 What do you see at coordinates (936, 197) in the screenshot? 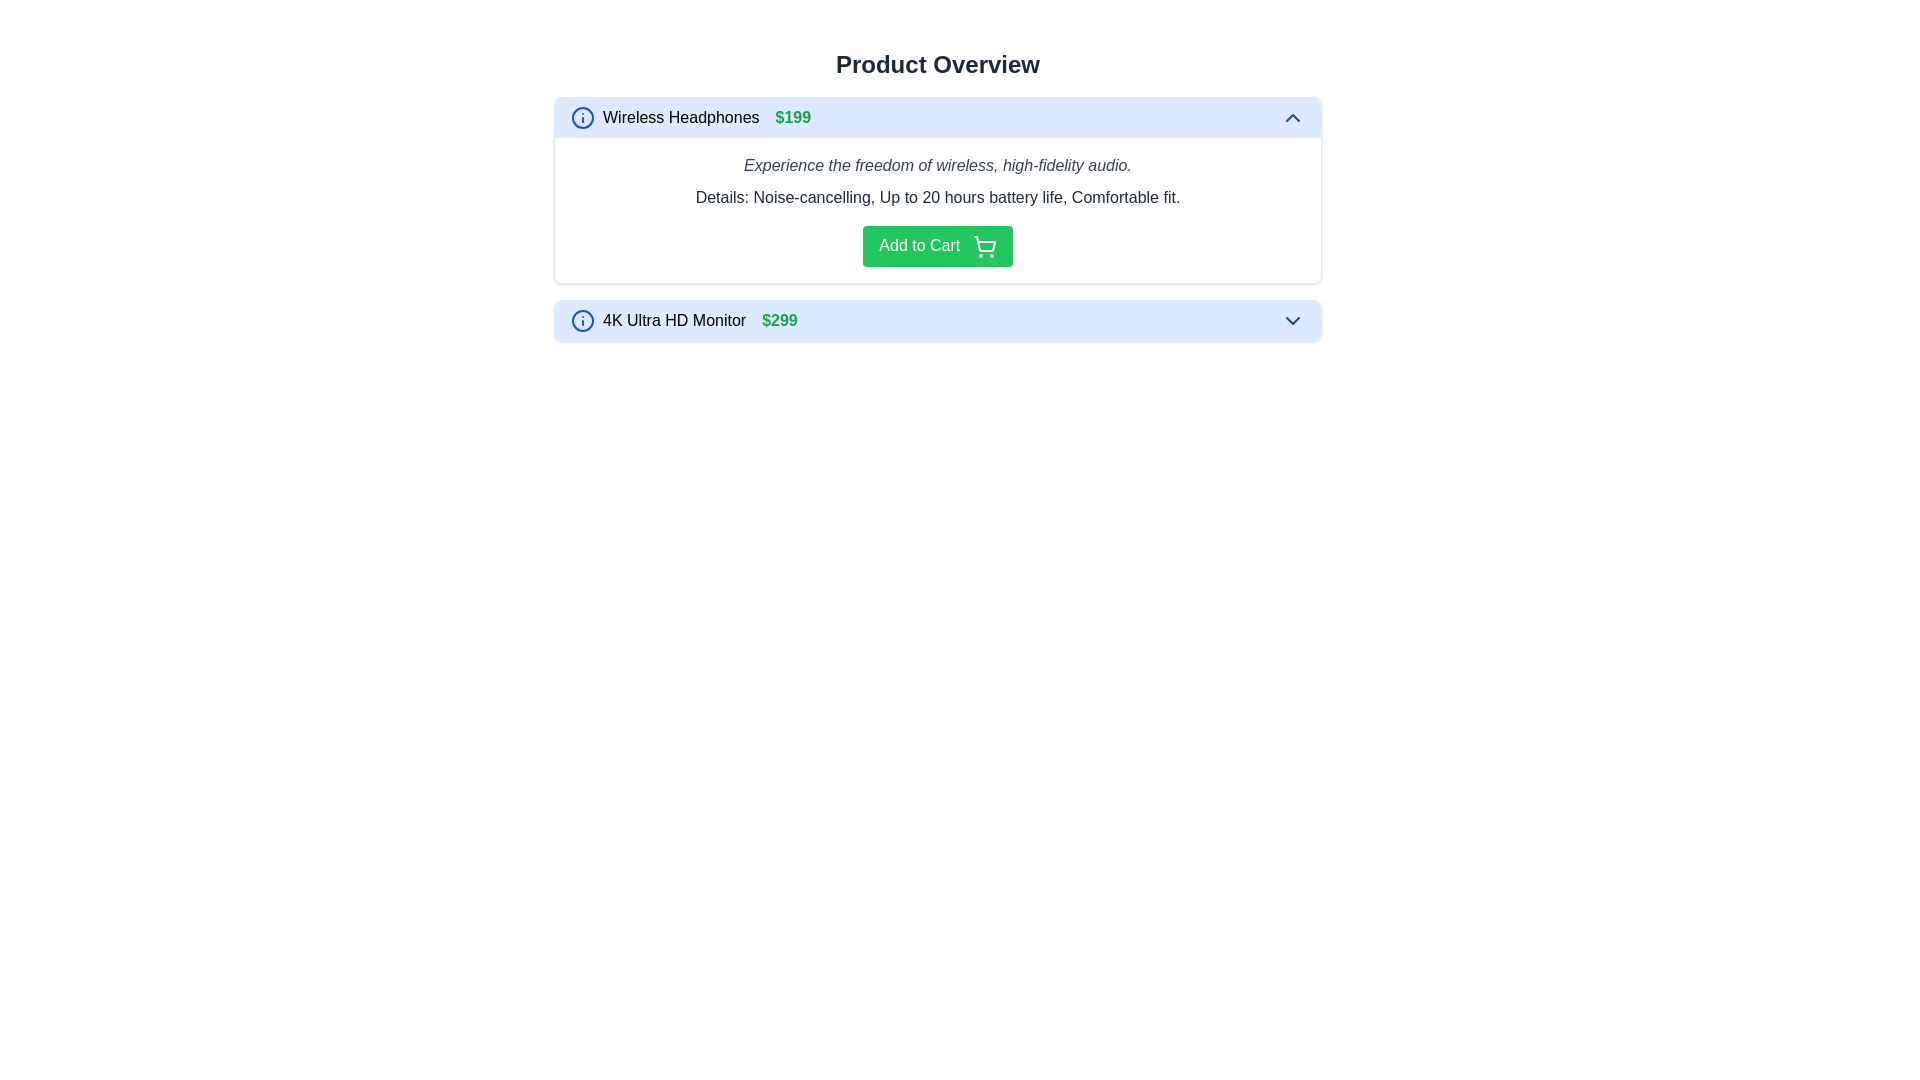
I see `the Text Block stating 'Details: Noise-cancelling, Up to 20 hours battery life, Comfortable fit.' positioned below the product description of 'Wireless Headphones'` at bounding box center [936, 197].